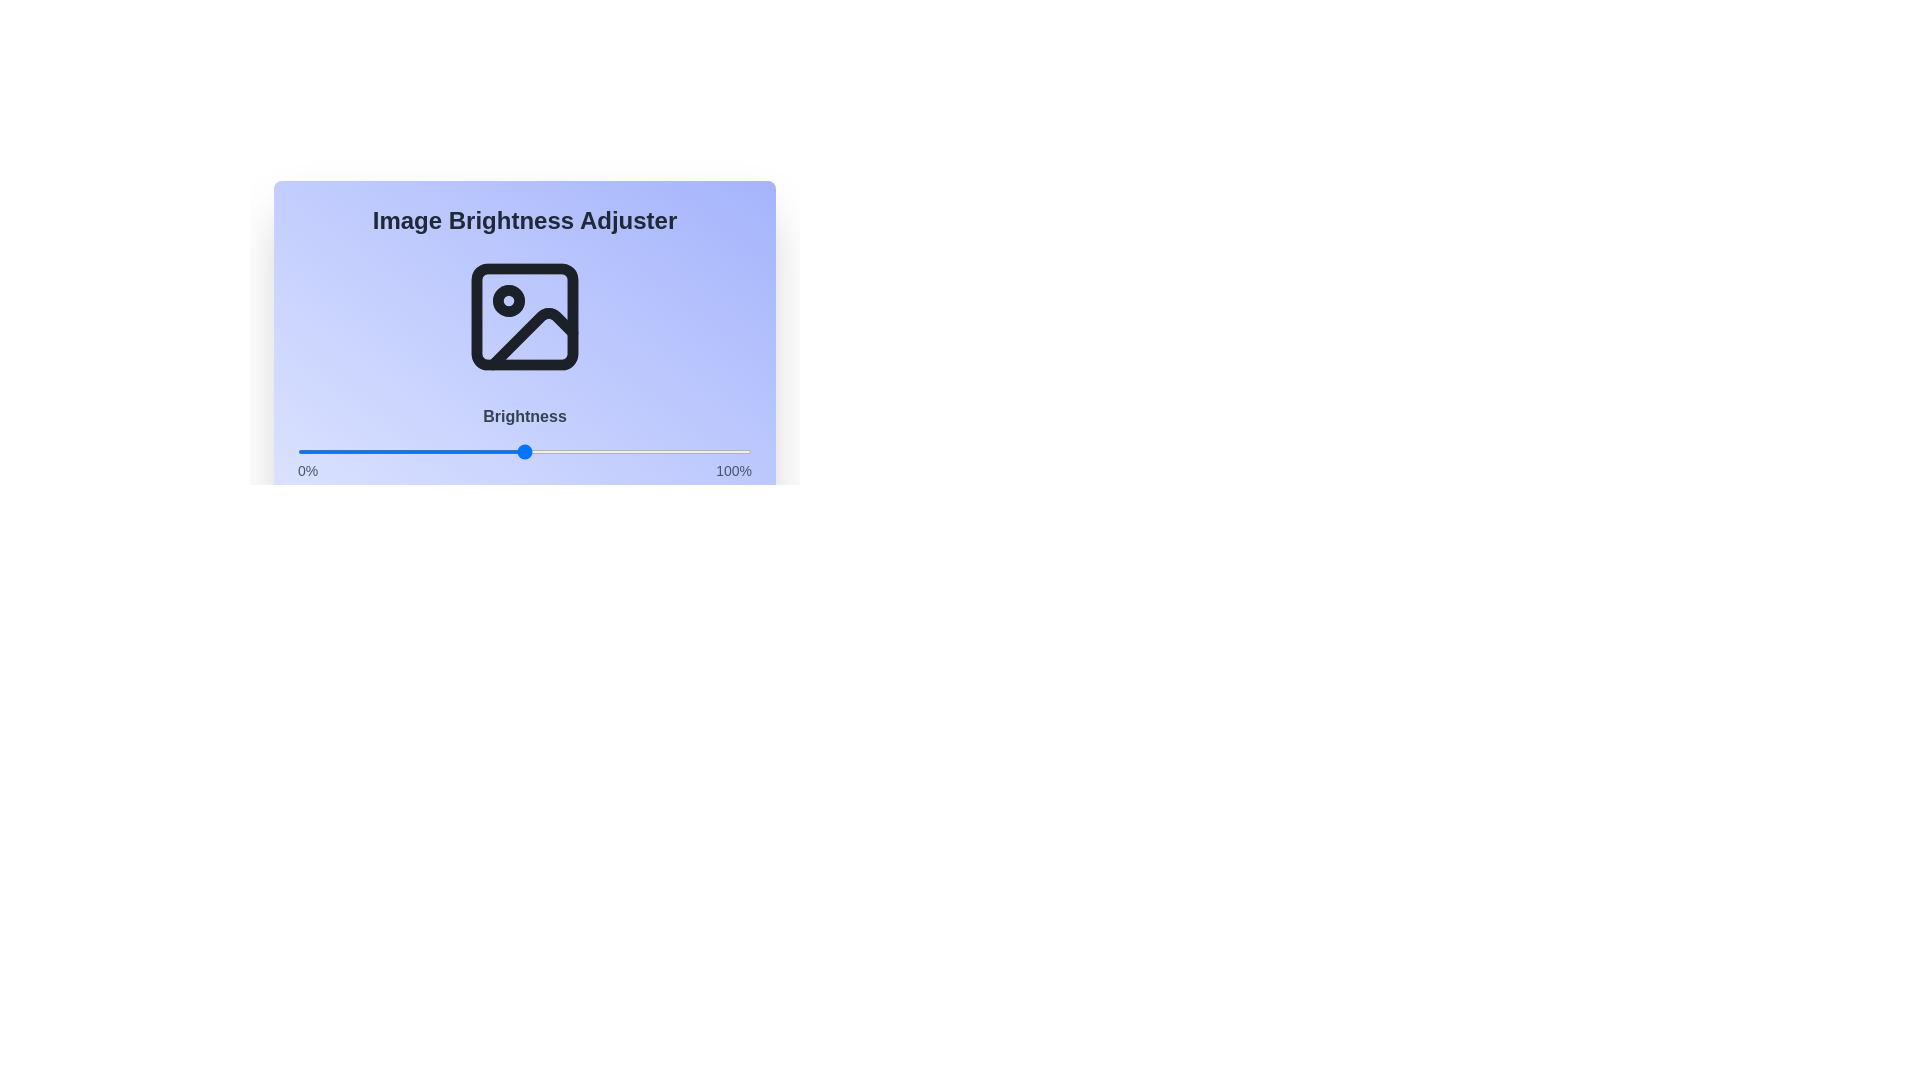 Image resolution: width=1920 pixels, height=1080 pixels. I want to click on the brightness slider to 20%, so click(388, 451).